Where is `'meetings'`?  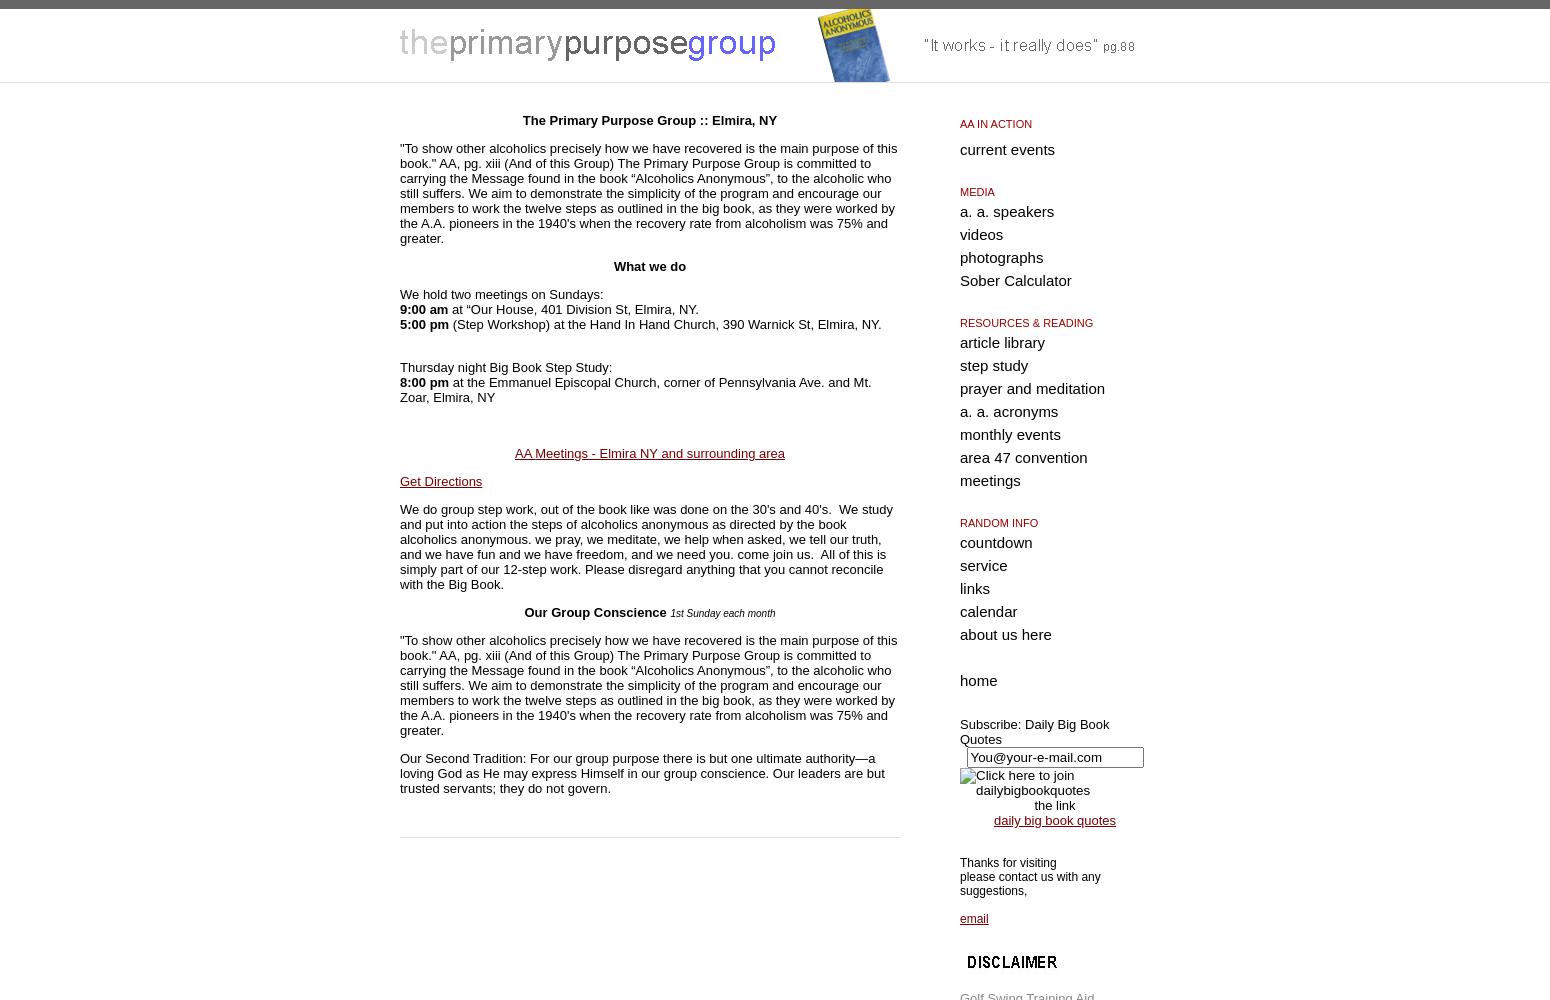
'meetings' is located at coordinates (988, 479).